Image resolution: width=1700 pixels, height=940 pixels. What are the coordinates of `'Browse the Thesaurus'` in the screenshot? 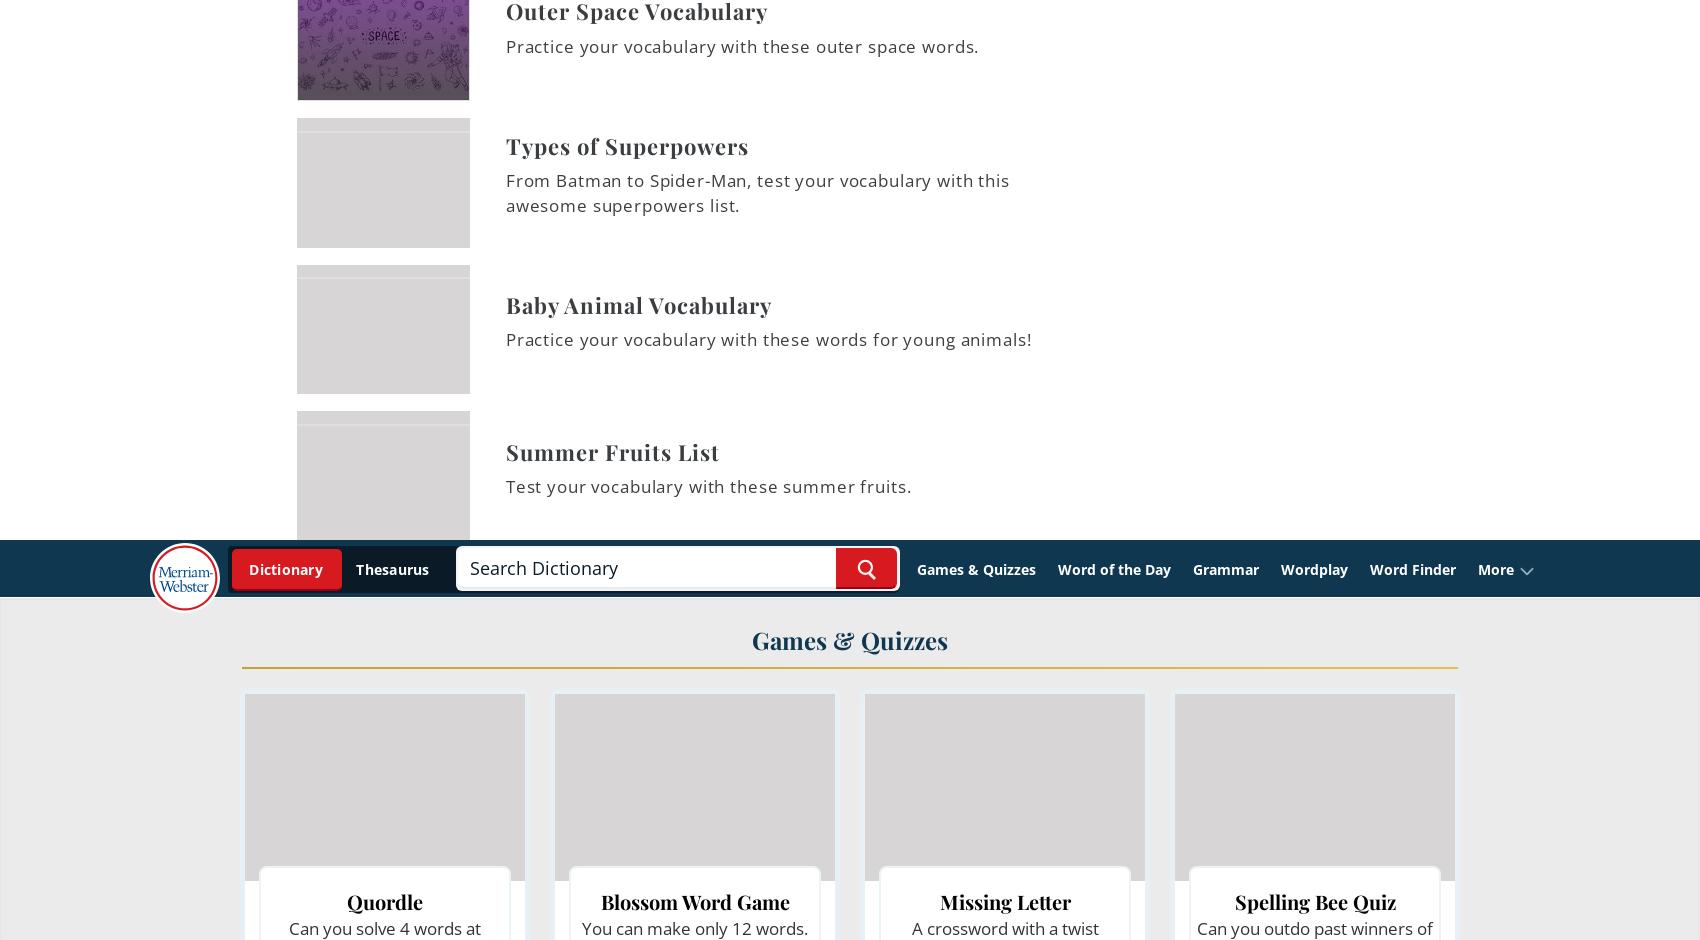 It's located at (499, 144).